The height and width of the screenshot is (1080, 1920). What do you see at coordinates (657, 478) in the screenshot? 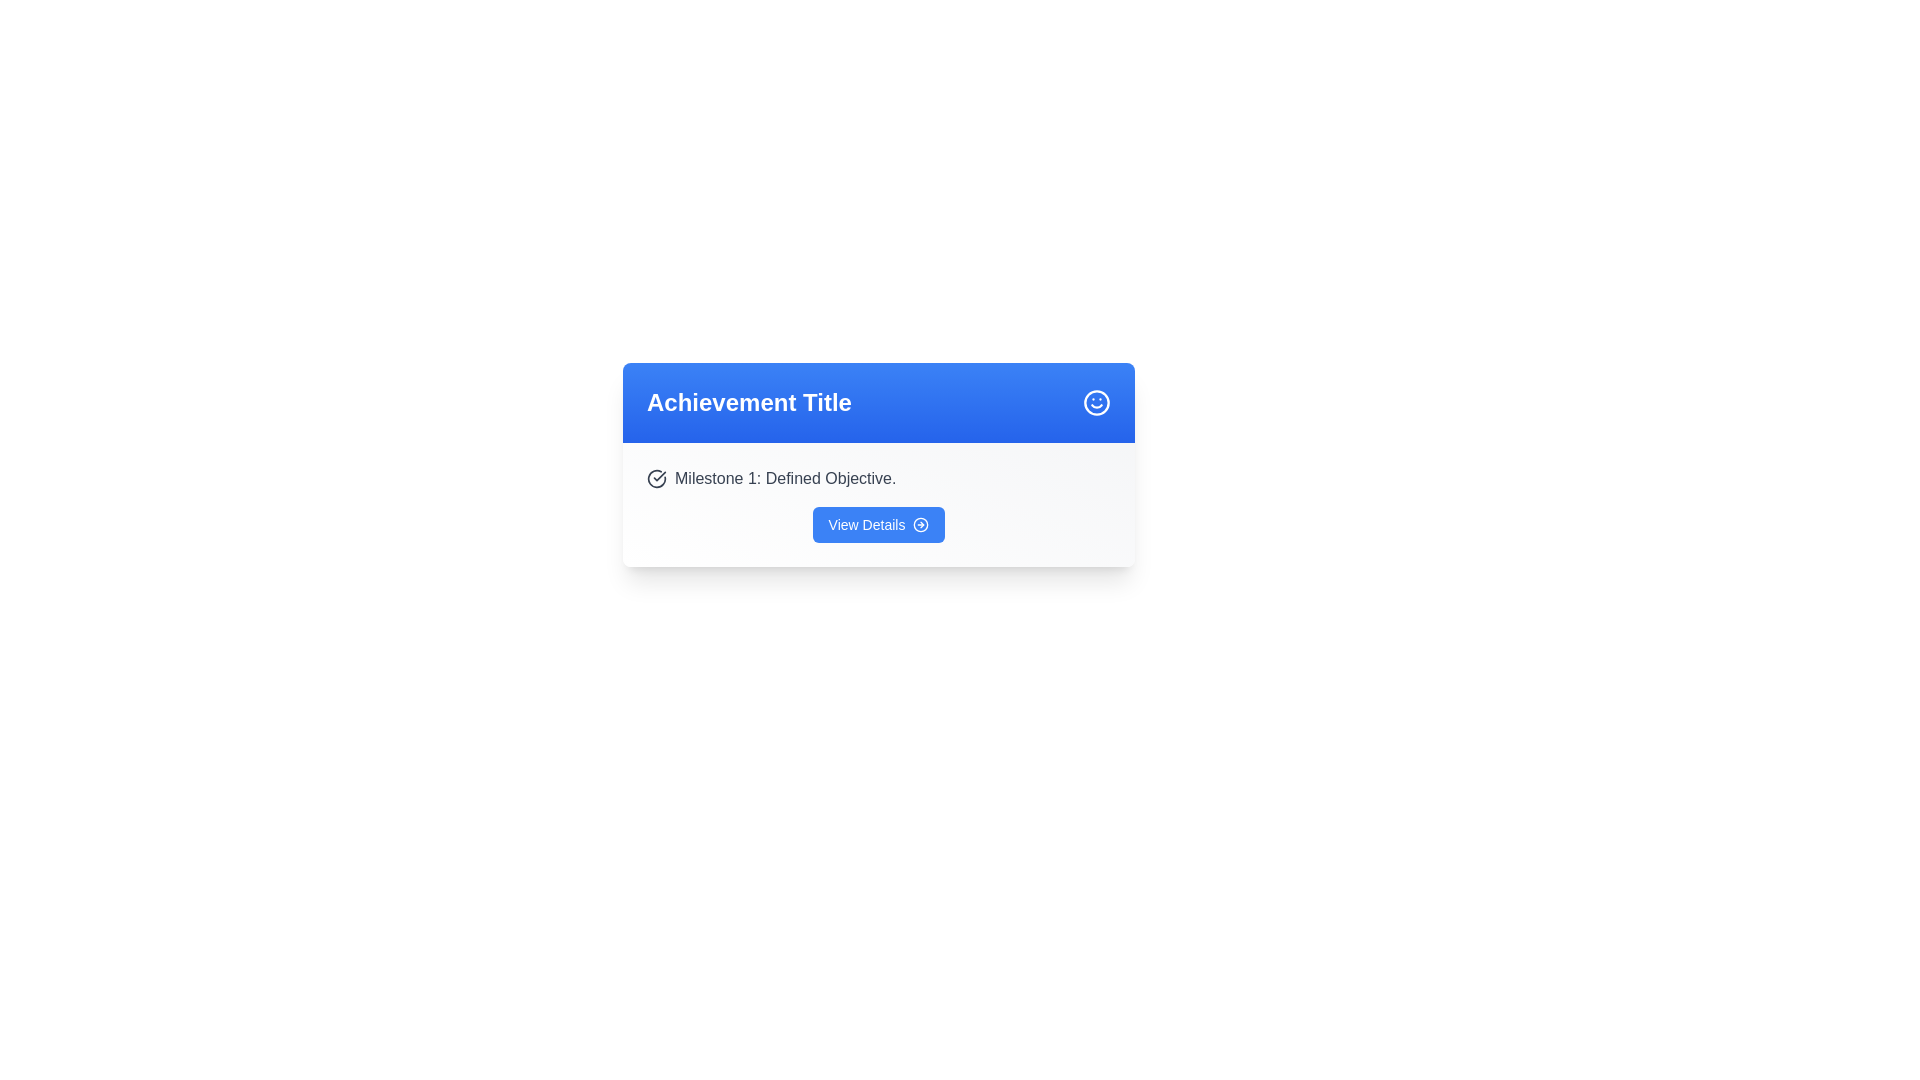
I see `the completion indicator icon located to the left of the text 'Milestone 1: Defined Objective.'` at bounding box center [657, 478].